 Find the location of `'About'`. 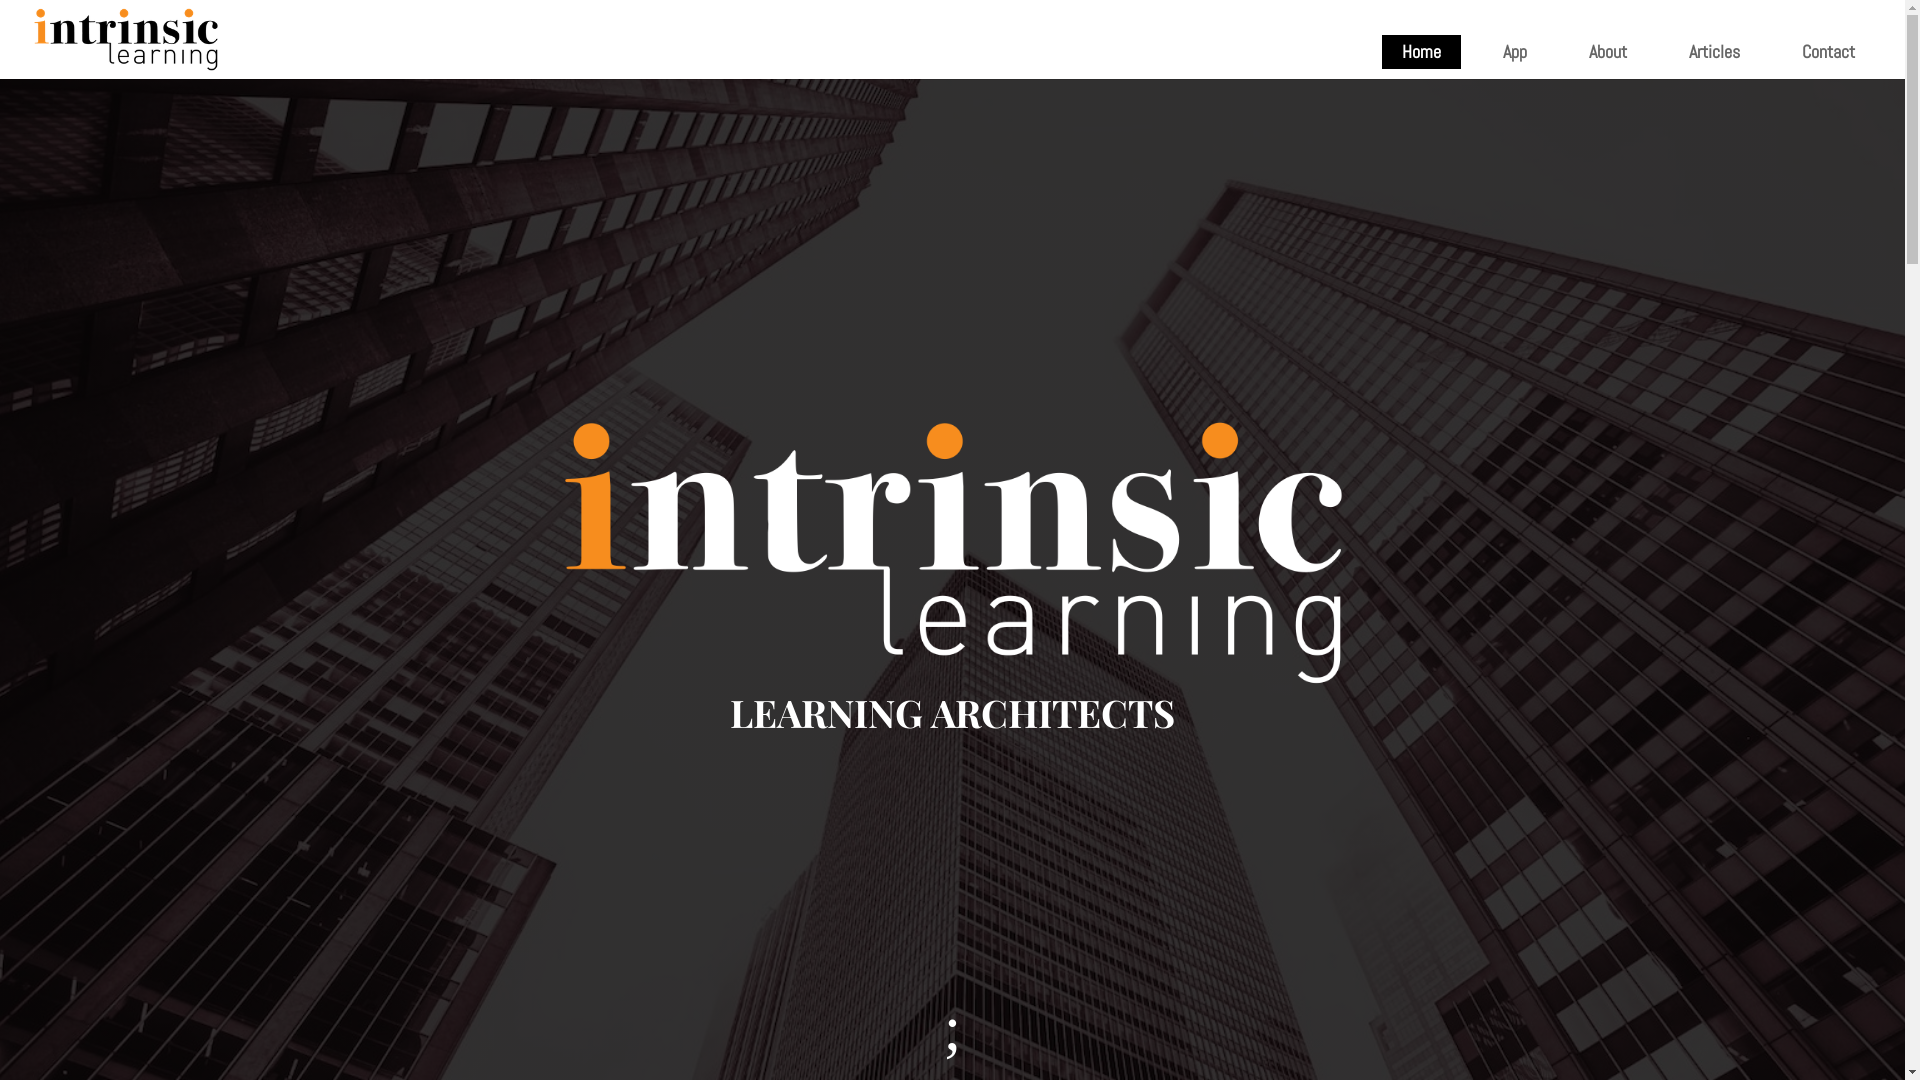

'About' is located at coordinates (1608, 50).